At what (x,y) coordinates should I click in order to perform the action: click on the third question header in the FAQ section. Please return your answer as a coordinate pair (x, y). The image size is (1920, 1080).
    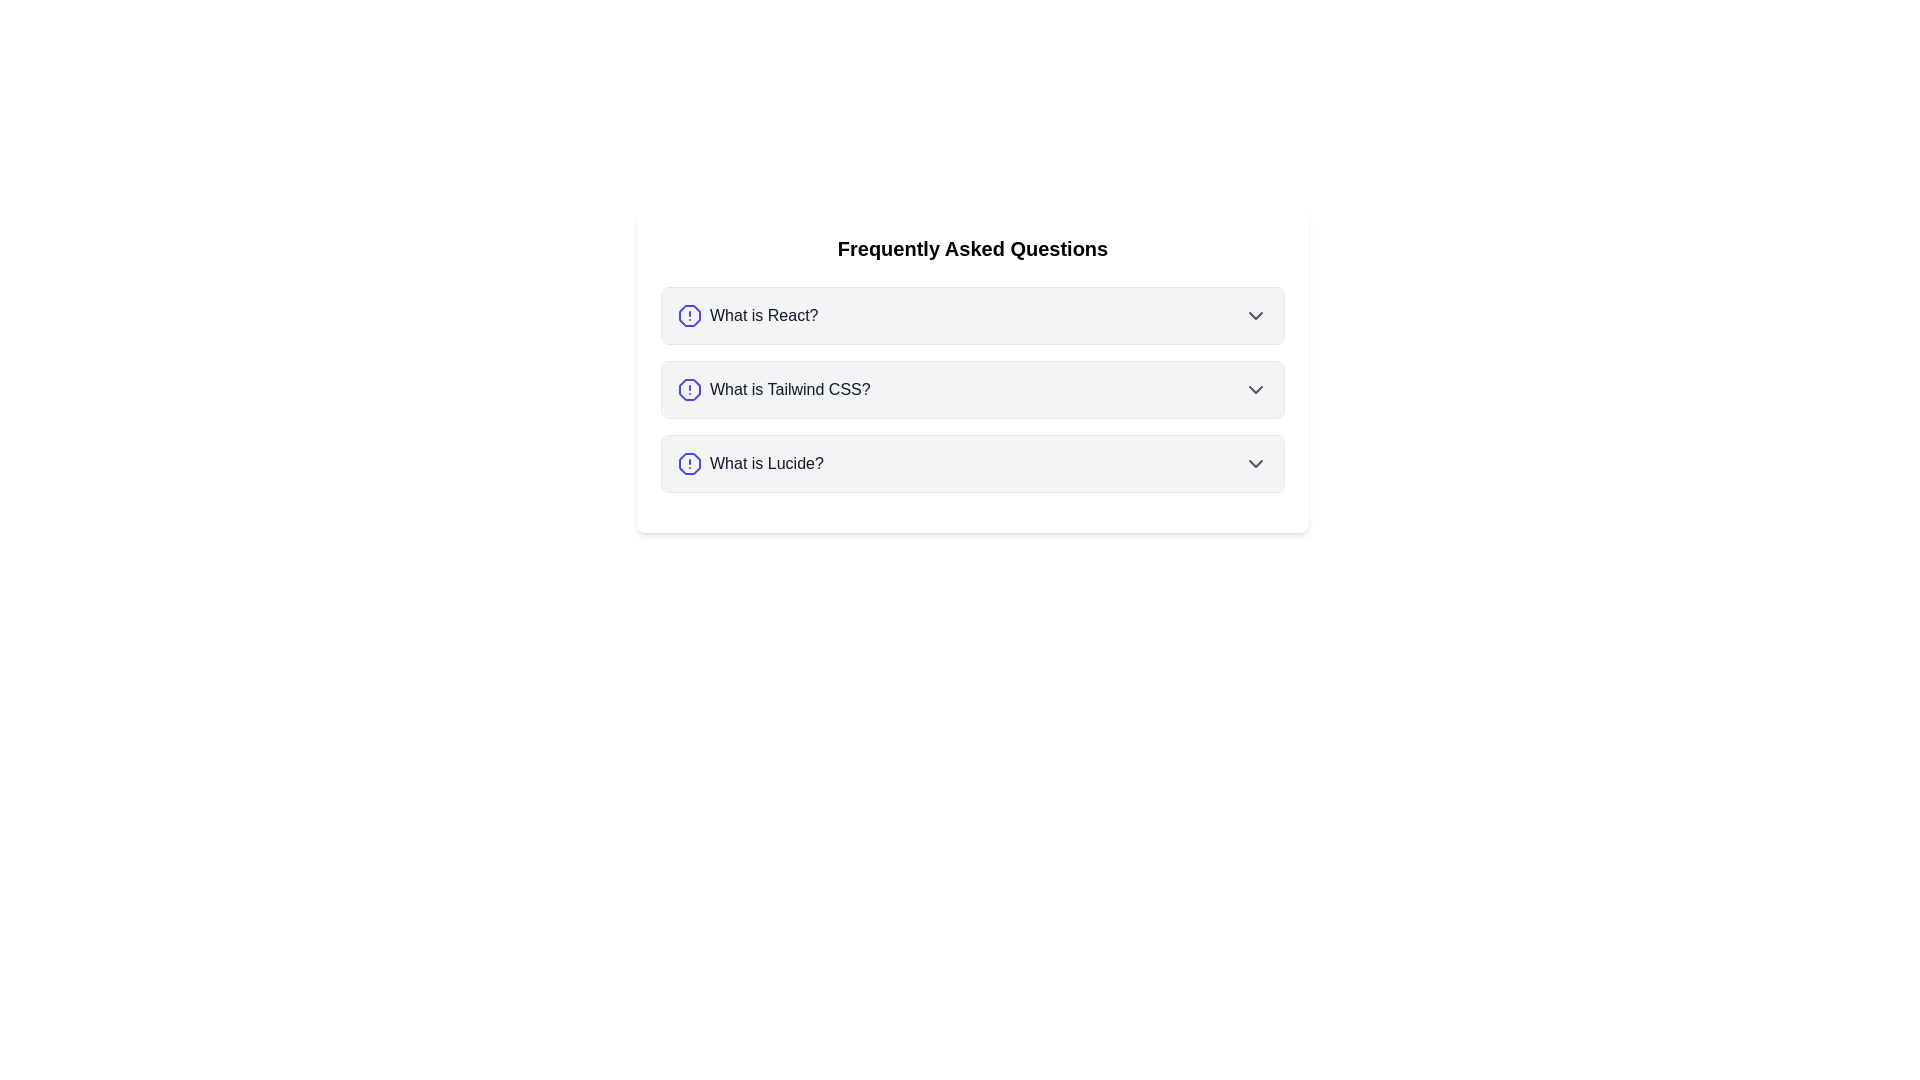
    Looking at the image, I should click on (765, 463).